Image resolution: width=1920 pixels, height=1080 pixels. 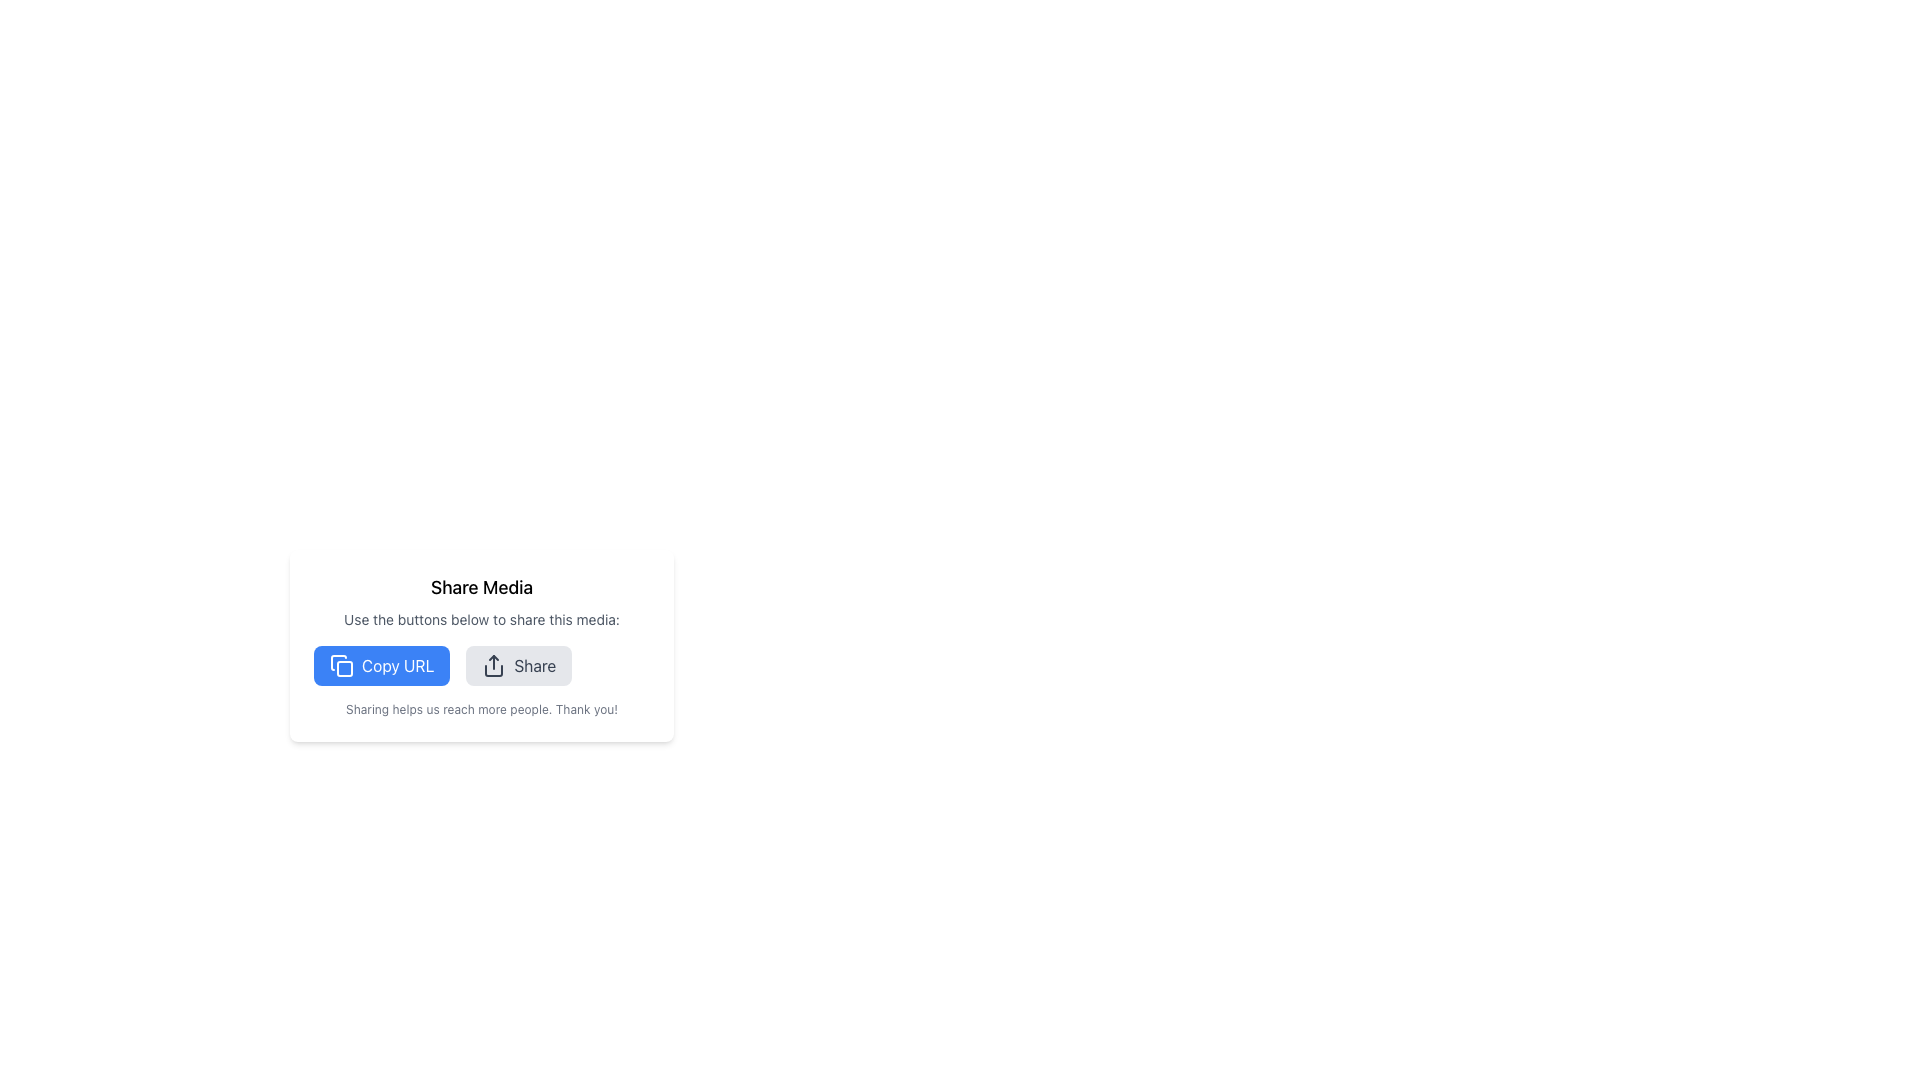 What do you see at coordinates (345, 668) in the screenshot?
I see `the copy URL icon located within the left blue button labeled 'Copy URL'` at bounding box center [345, 668].